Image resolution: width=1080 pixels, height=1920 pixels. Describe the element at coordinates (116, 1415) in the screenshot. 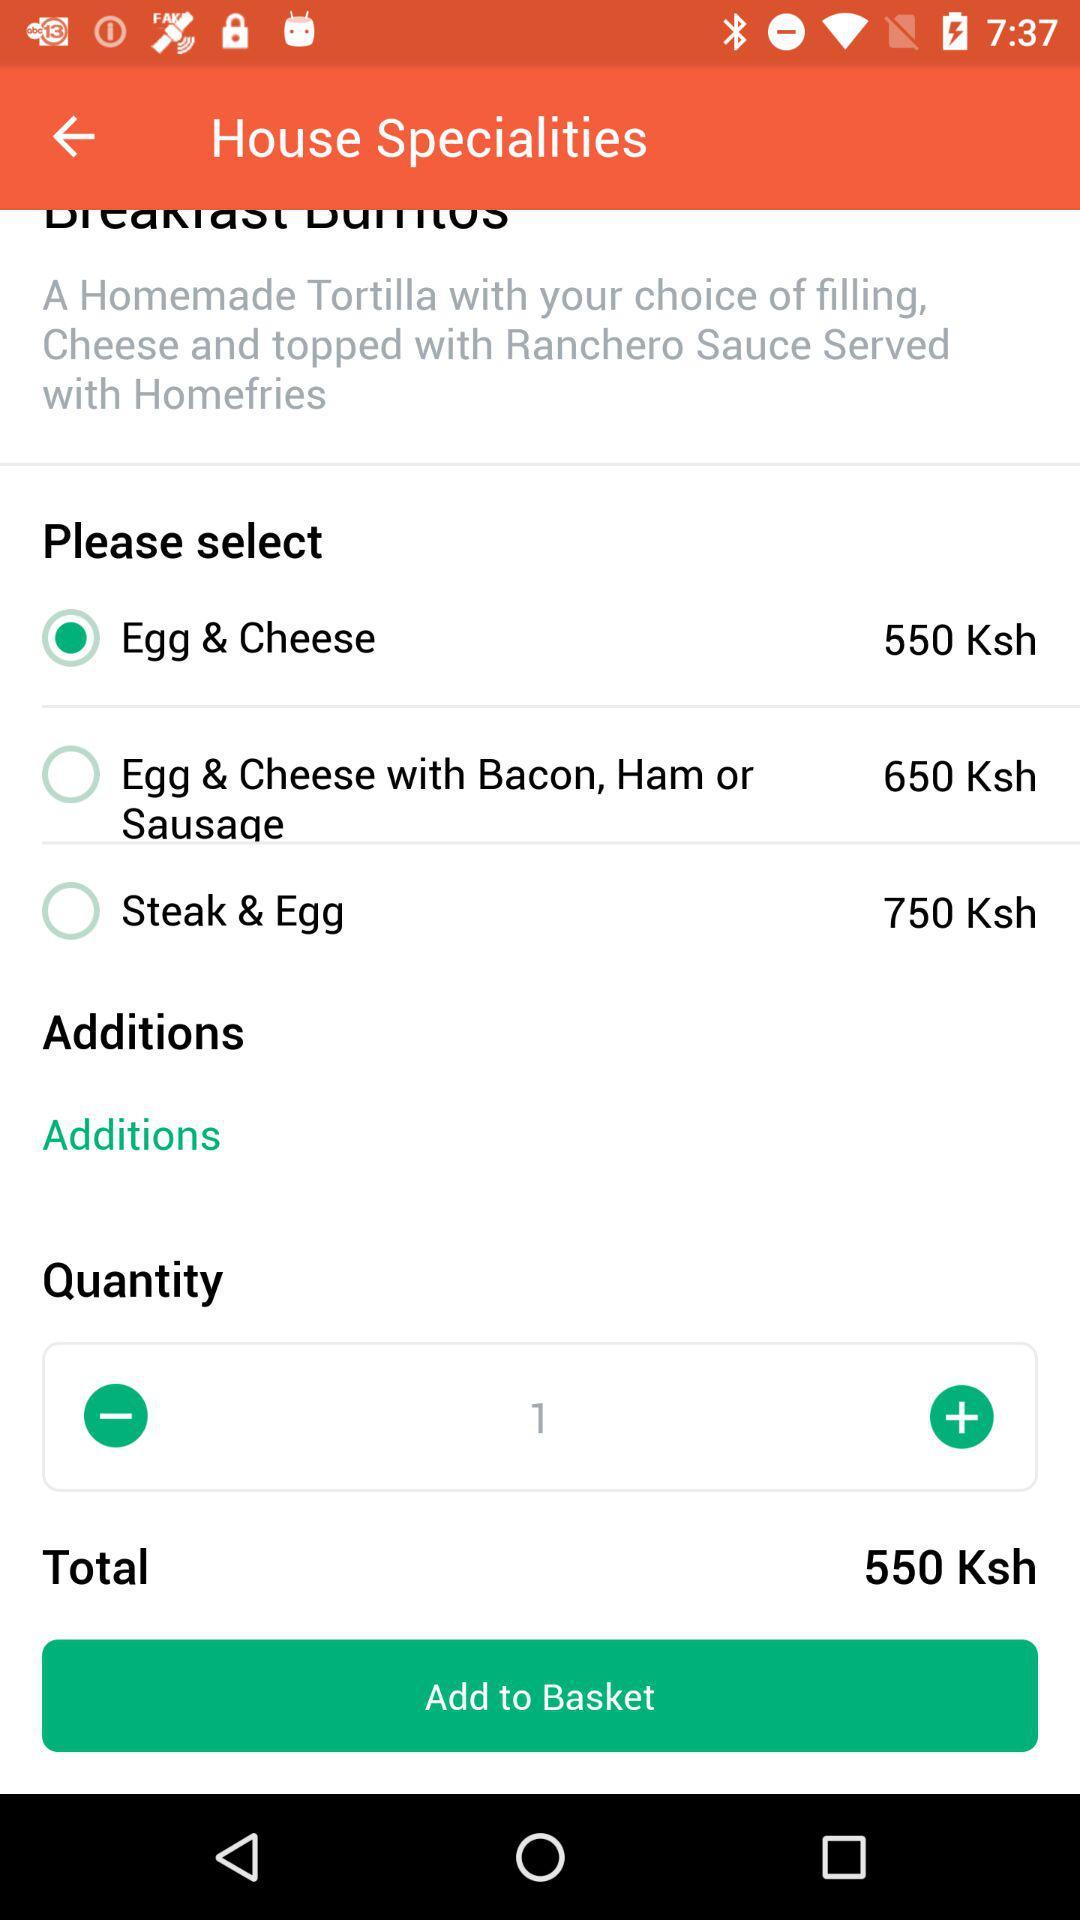

I see `icon above total` at that location.